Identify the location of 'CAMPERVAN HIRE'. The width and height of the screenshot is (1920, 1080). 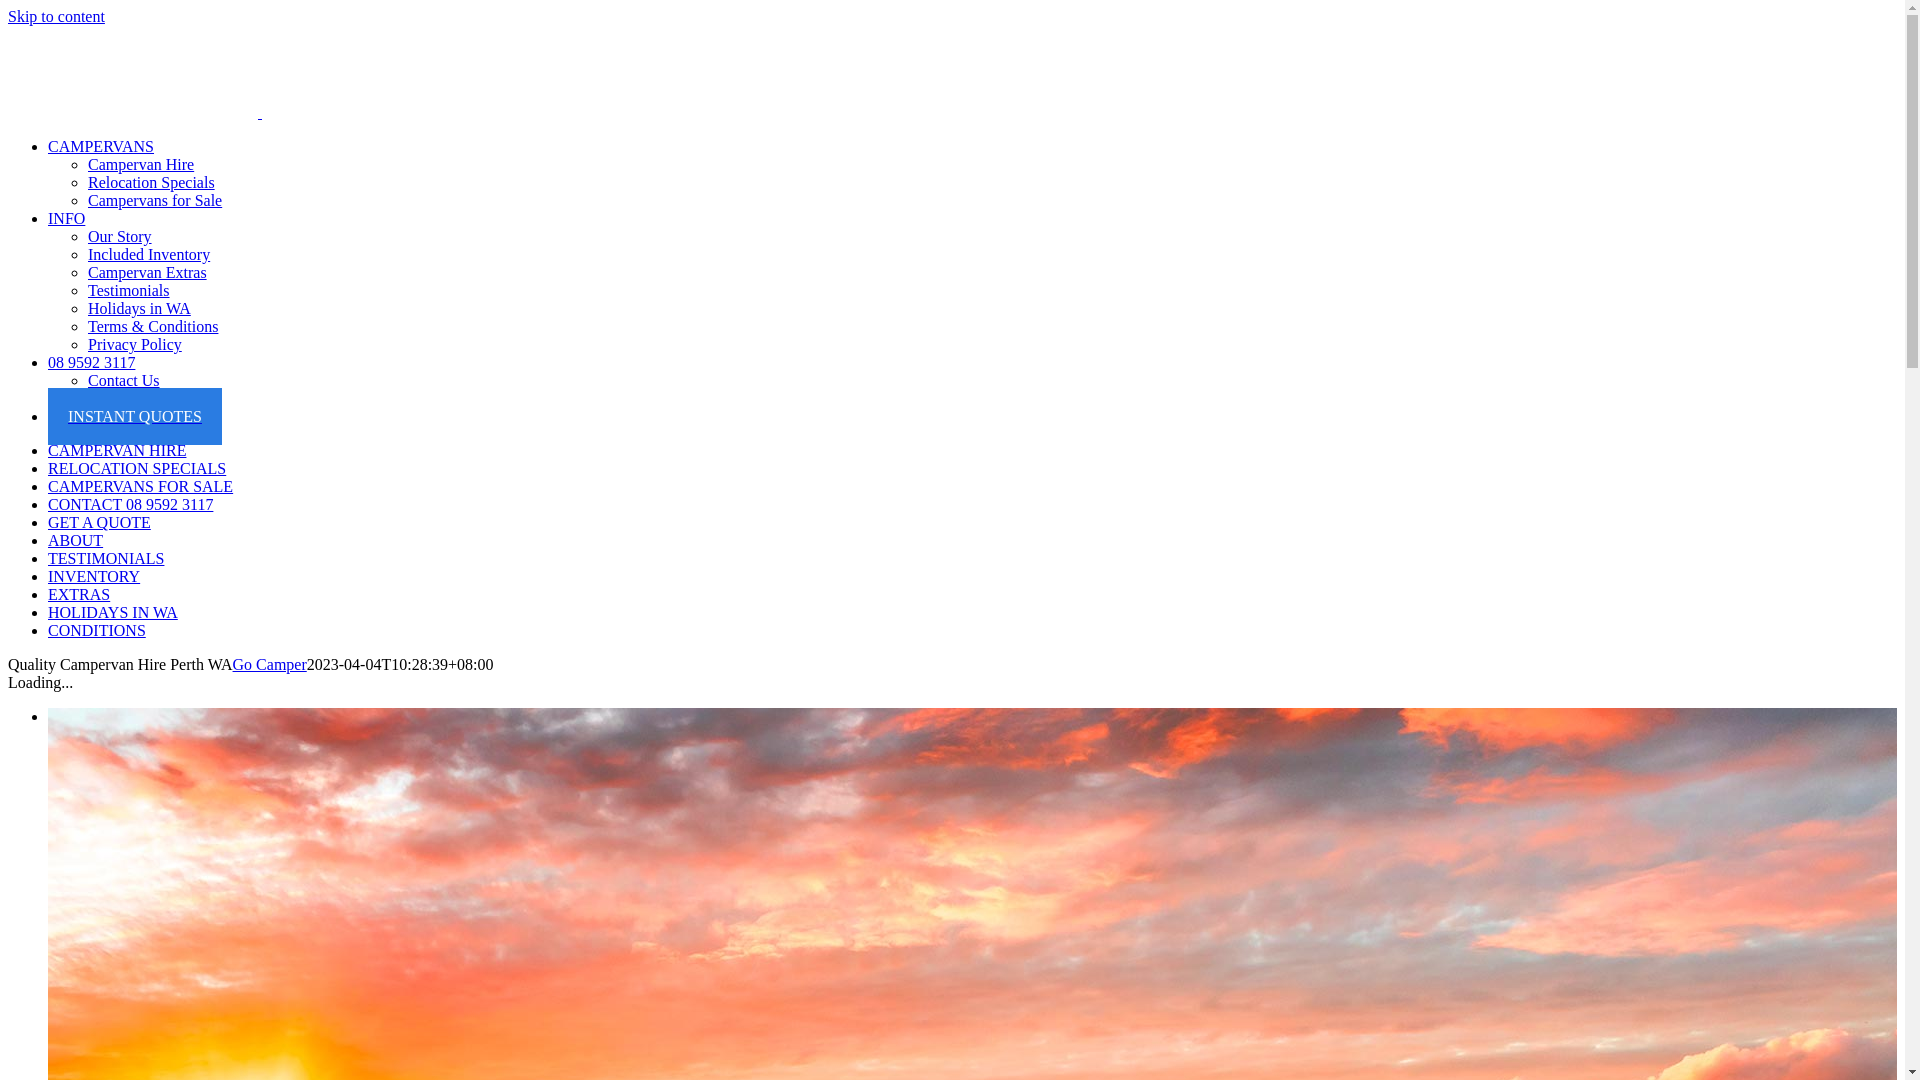
(115, 450).